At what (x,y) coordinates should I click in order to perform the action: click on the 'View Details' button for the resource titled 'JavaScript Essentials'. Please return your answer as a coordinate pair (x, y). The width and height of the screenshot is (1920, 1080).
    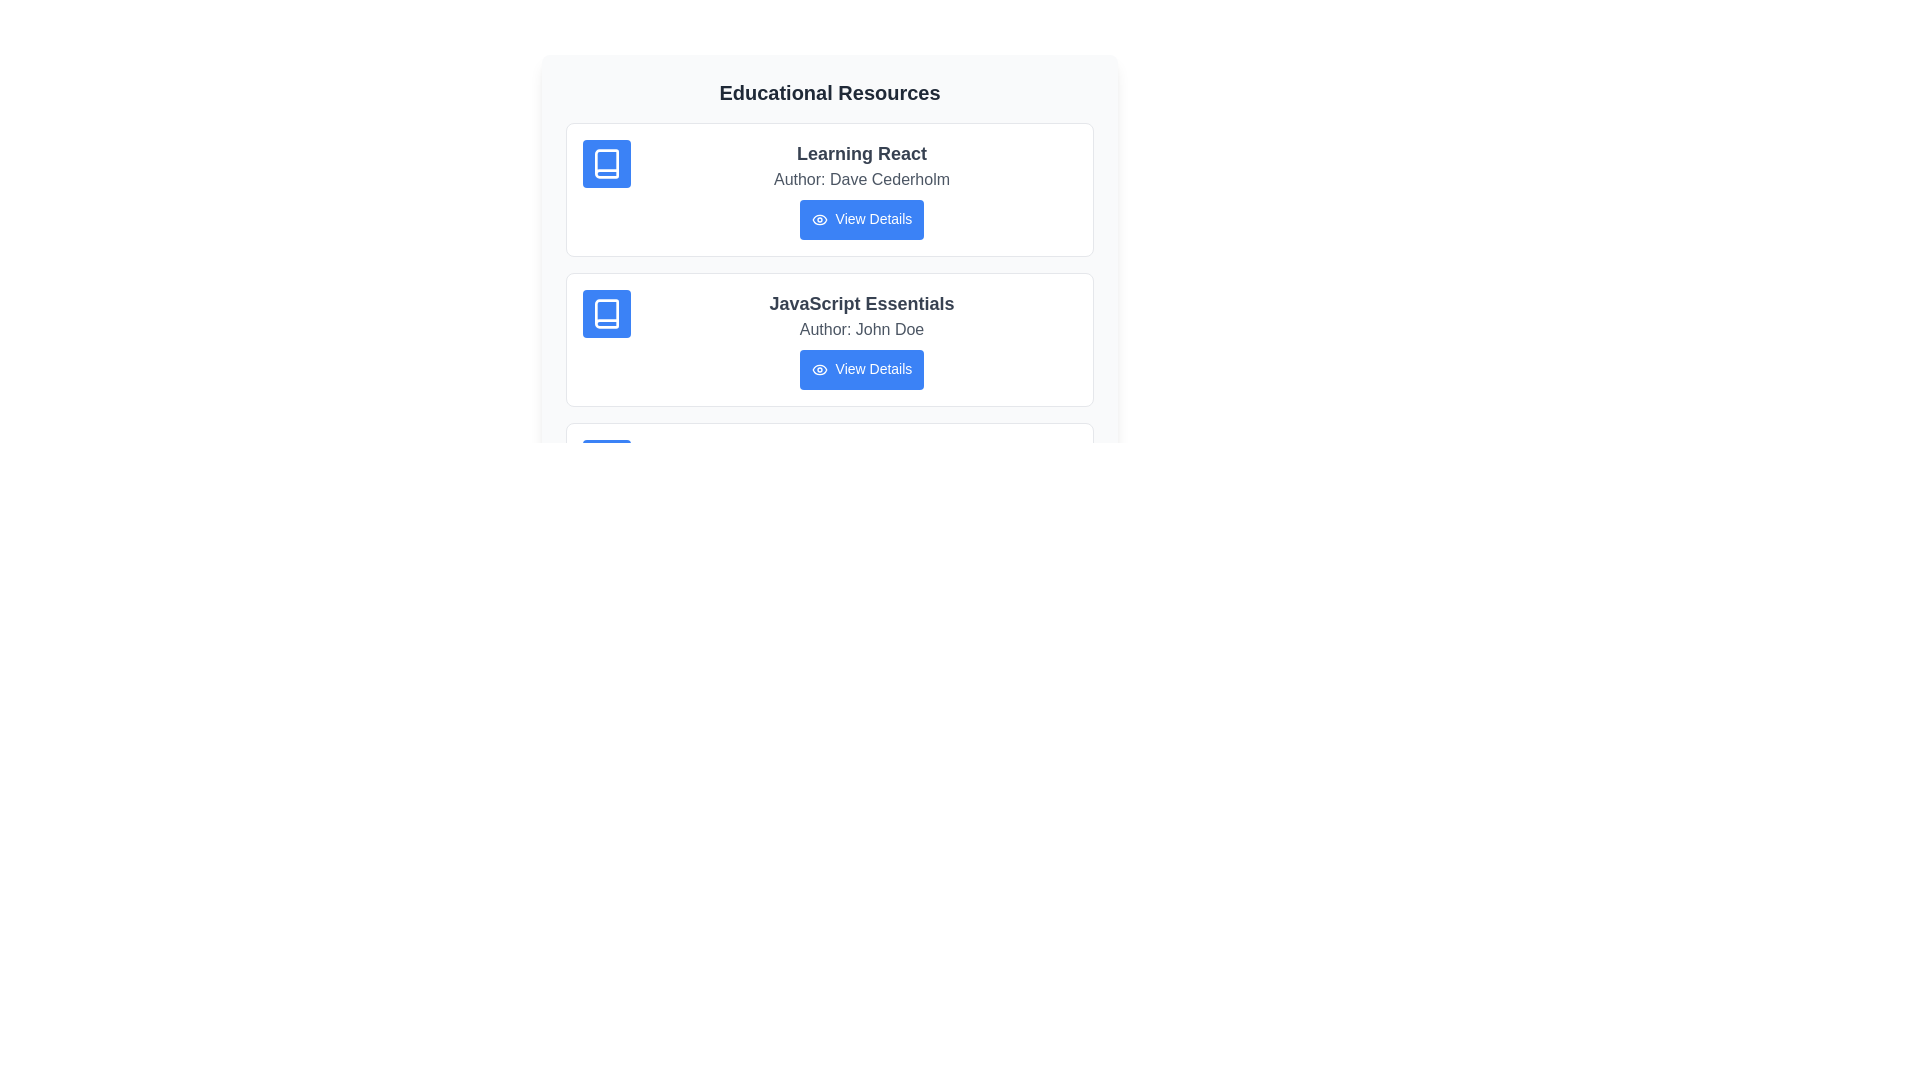
    Looking at the image, I should click on (862, 370).